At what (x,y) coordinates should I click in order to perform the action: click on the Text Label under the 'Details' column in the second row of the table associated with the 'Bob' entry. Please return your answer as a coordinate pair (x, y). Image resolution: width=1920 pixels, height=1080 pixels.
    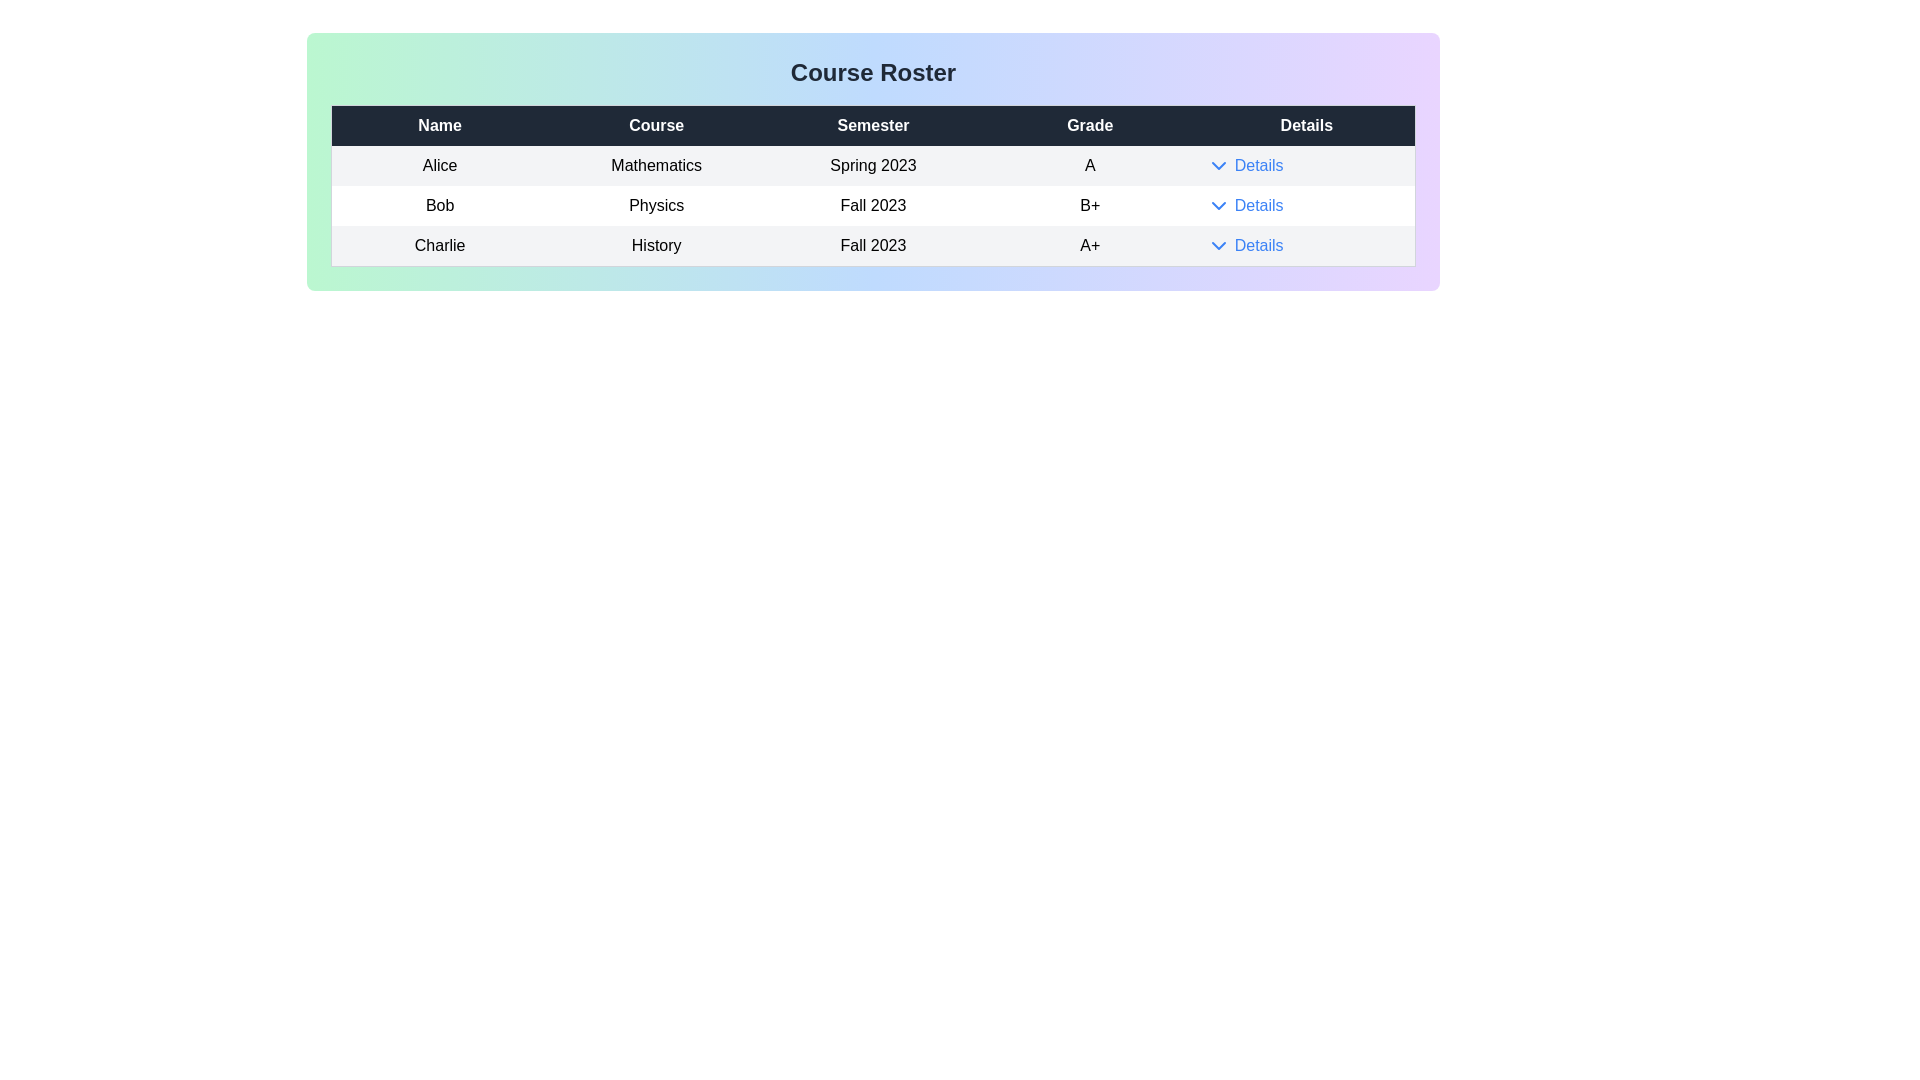
    Looking at the image, I should click on (1258, 205).